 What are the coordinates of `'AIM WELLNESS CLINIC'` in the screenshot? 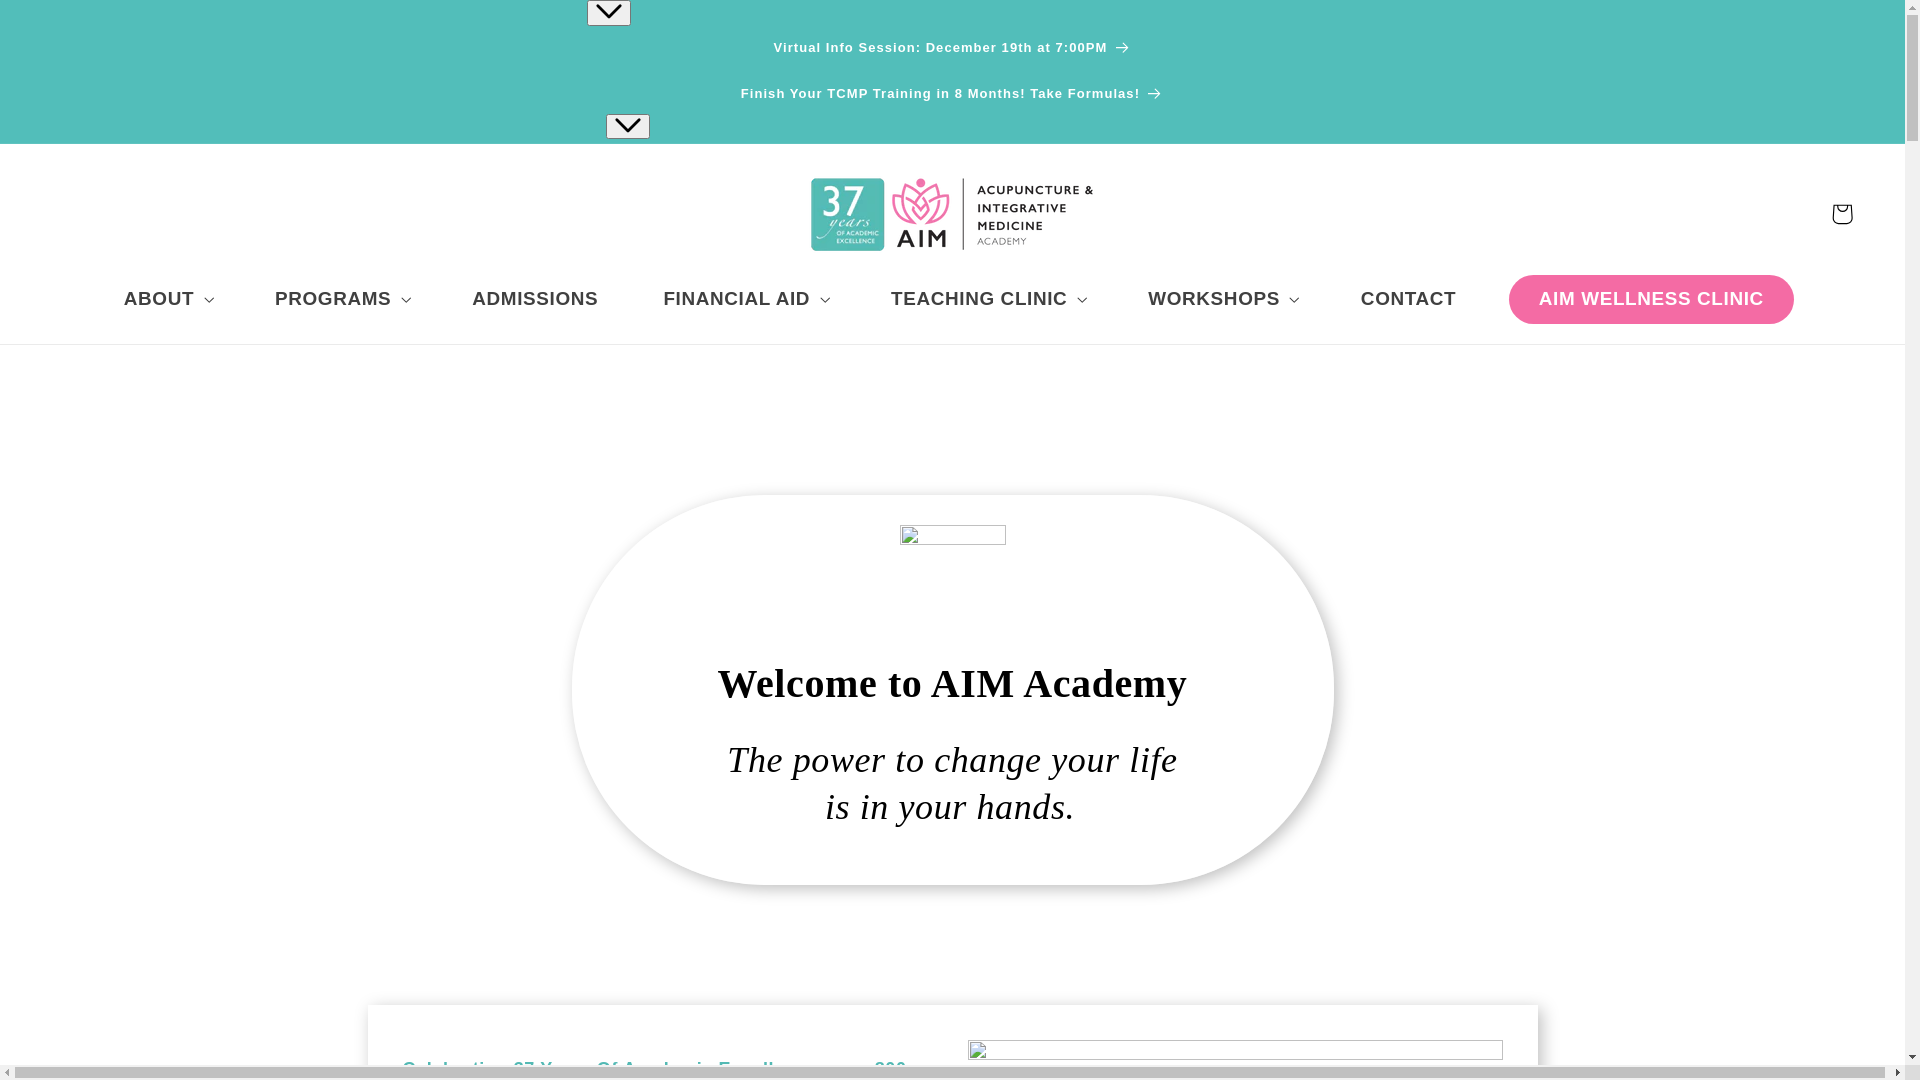 It's located at (1651, 299).